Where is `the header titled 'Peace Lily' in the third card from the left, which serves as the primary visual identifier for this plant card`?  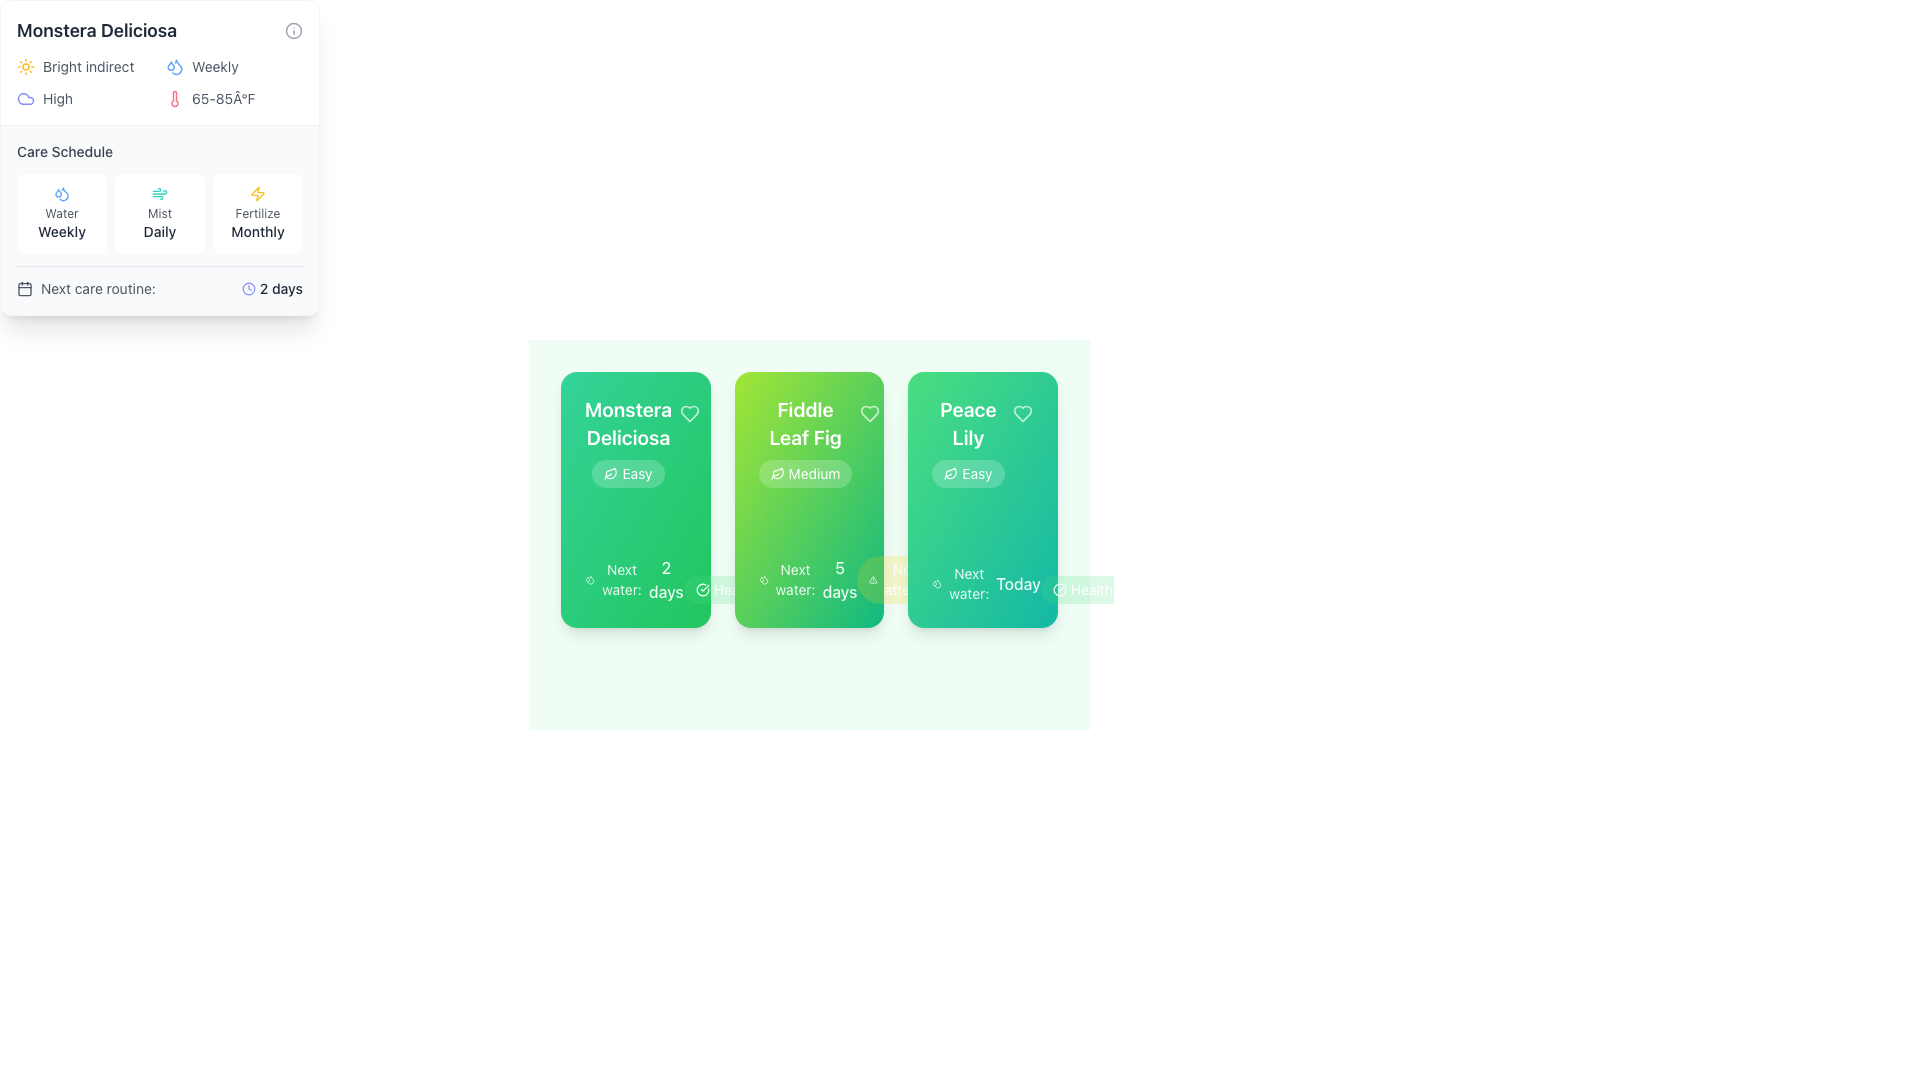 the header titled 'Peace Lily' in the third card from the left, which serves as the primary visual identifier for this plant card is located at coordinates (968, 441).